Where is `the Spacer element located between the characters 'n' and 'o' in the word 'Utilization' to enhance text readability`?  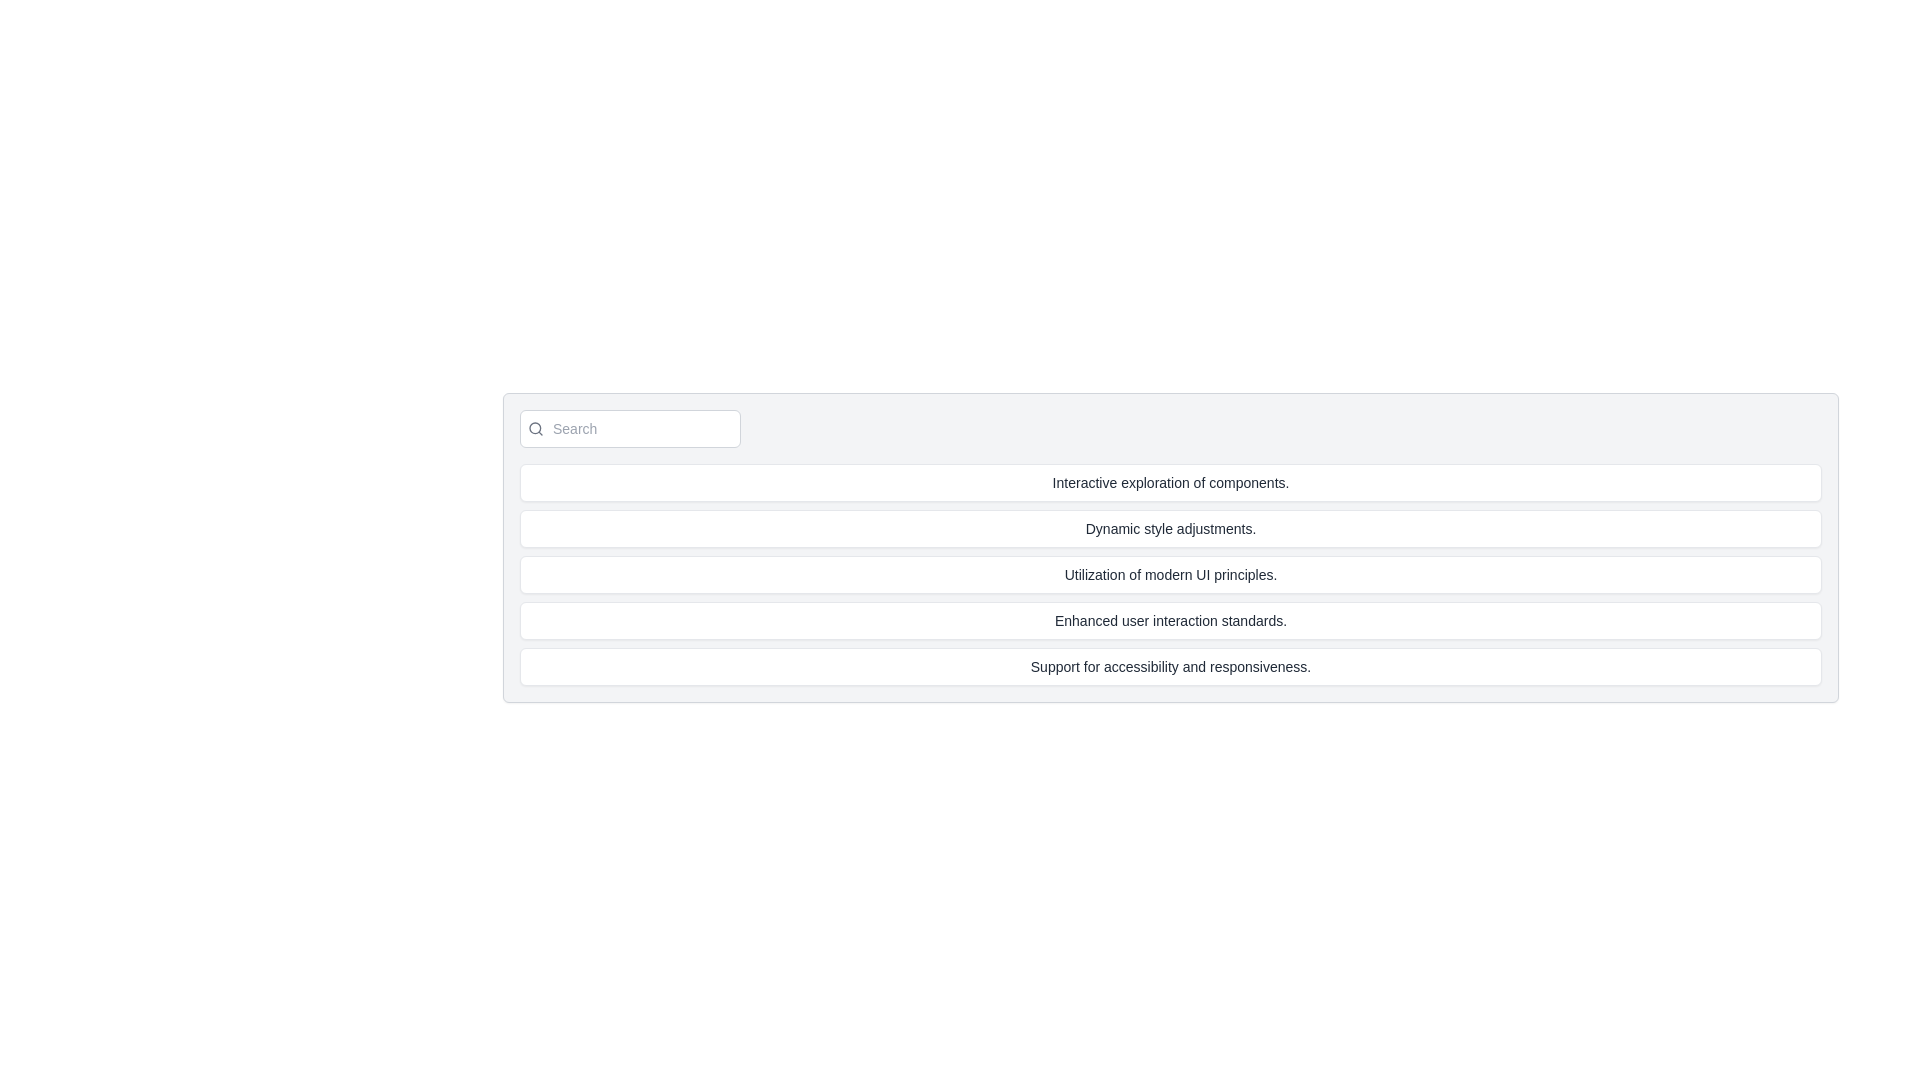
the Spacer element located between the characters 'n' and 'o' in the word 'Utilization' to enhance text readability is located at coordinates (1127, 574).